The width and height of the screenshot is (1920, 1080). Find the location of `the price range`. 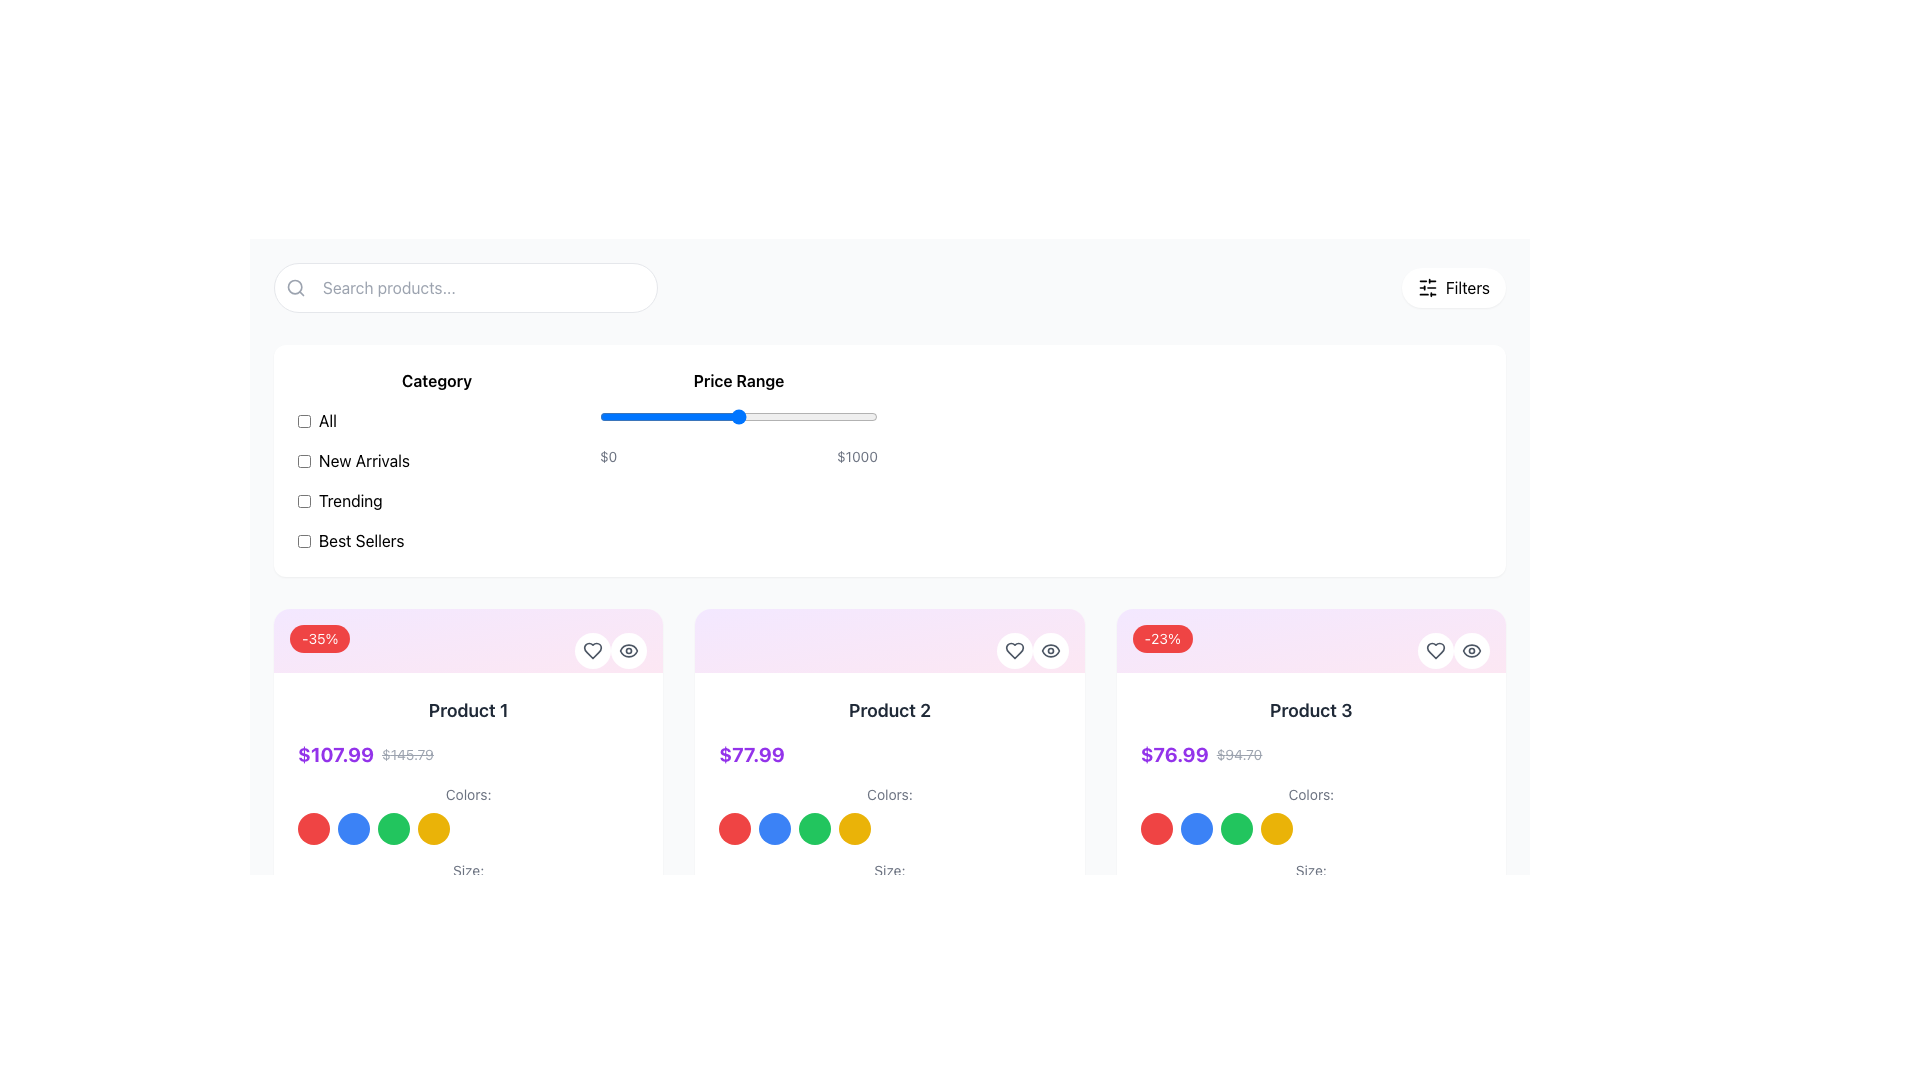

the price range is located at coordinates (703, 415).